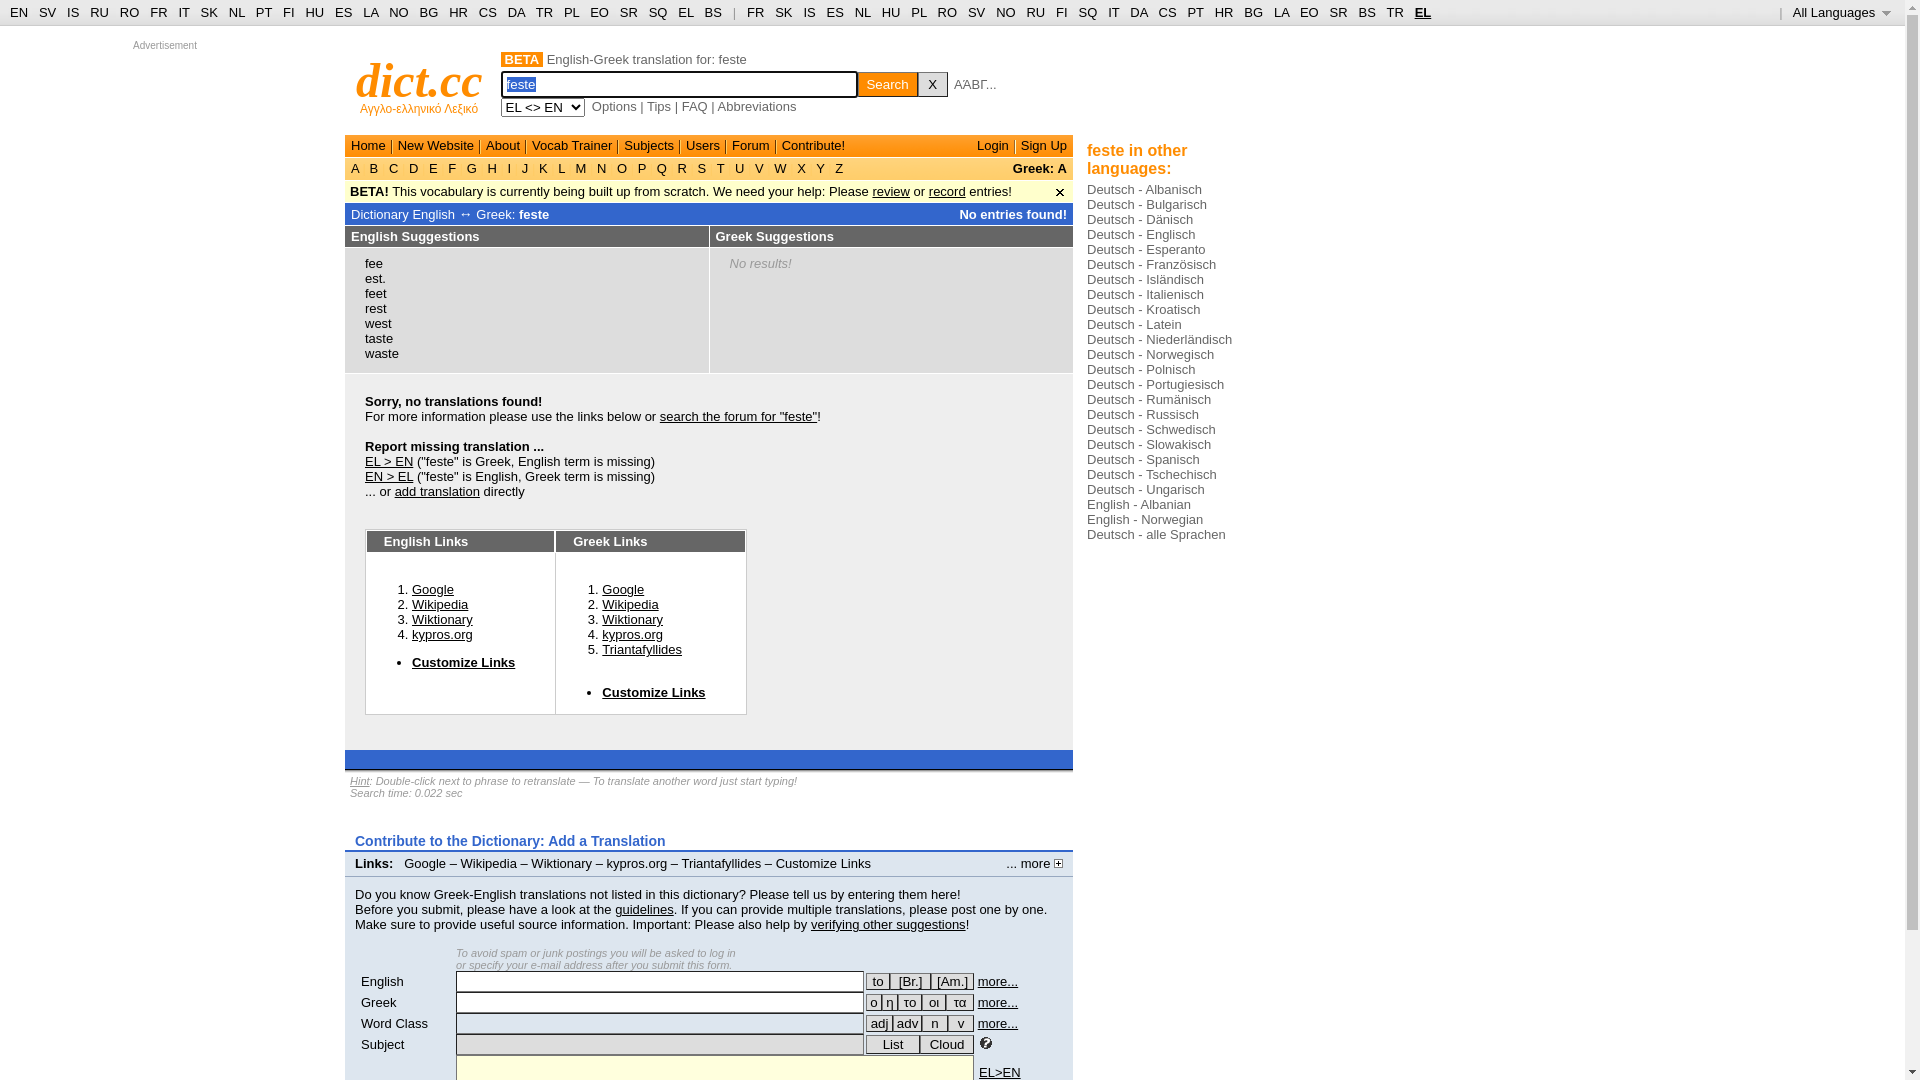  What do you see at coordinates (379, 337) in the screenshot?
I see `'taste'` at bounding box center [379, 337].